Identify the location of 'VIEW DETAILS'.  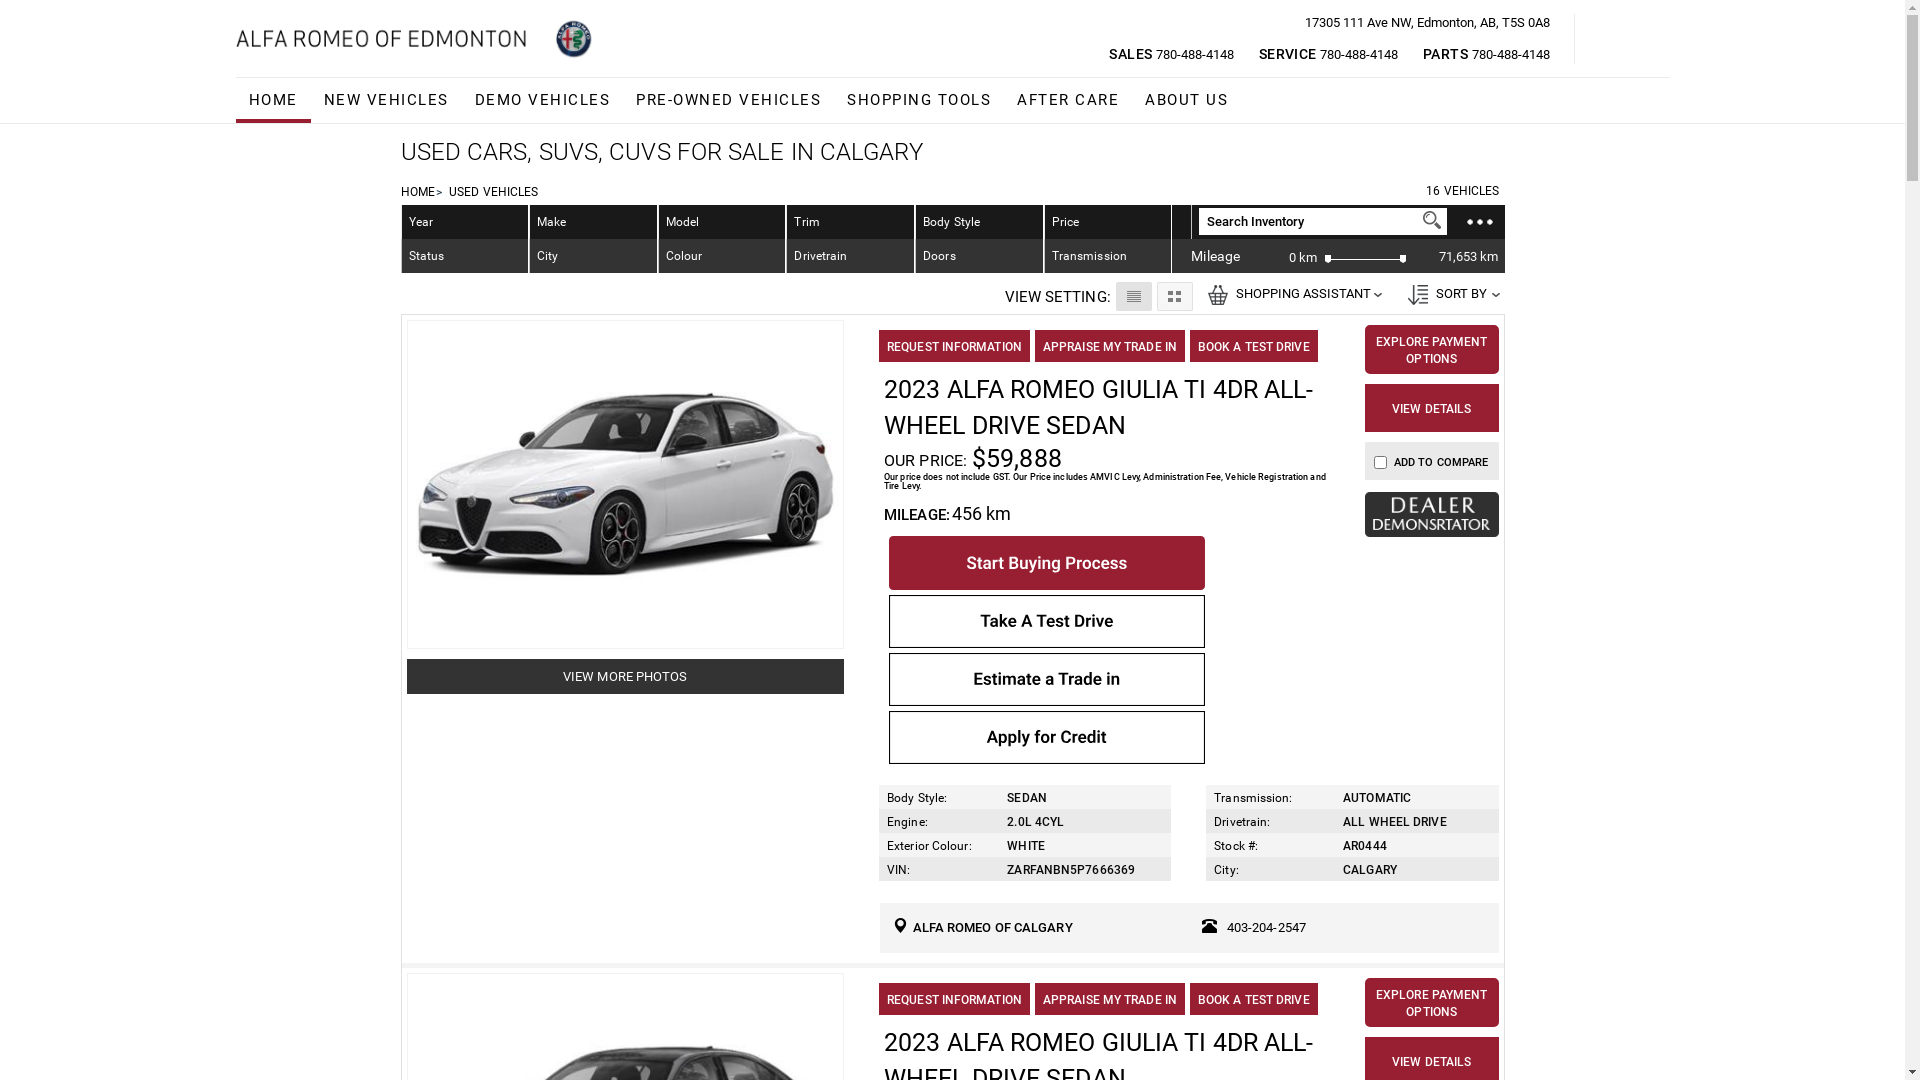
(1430, 407).